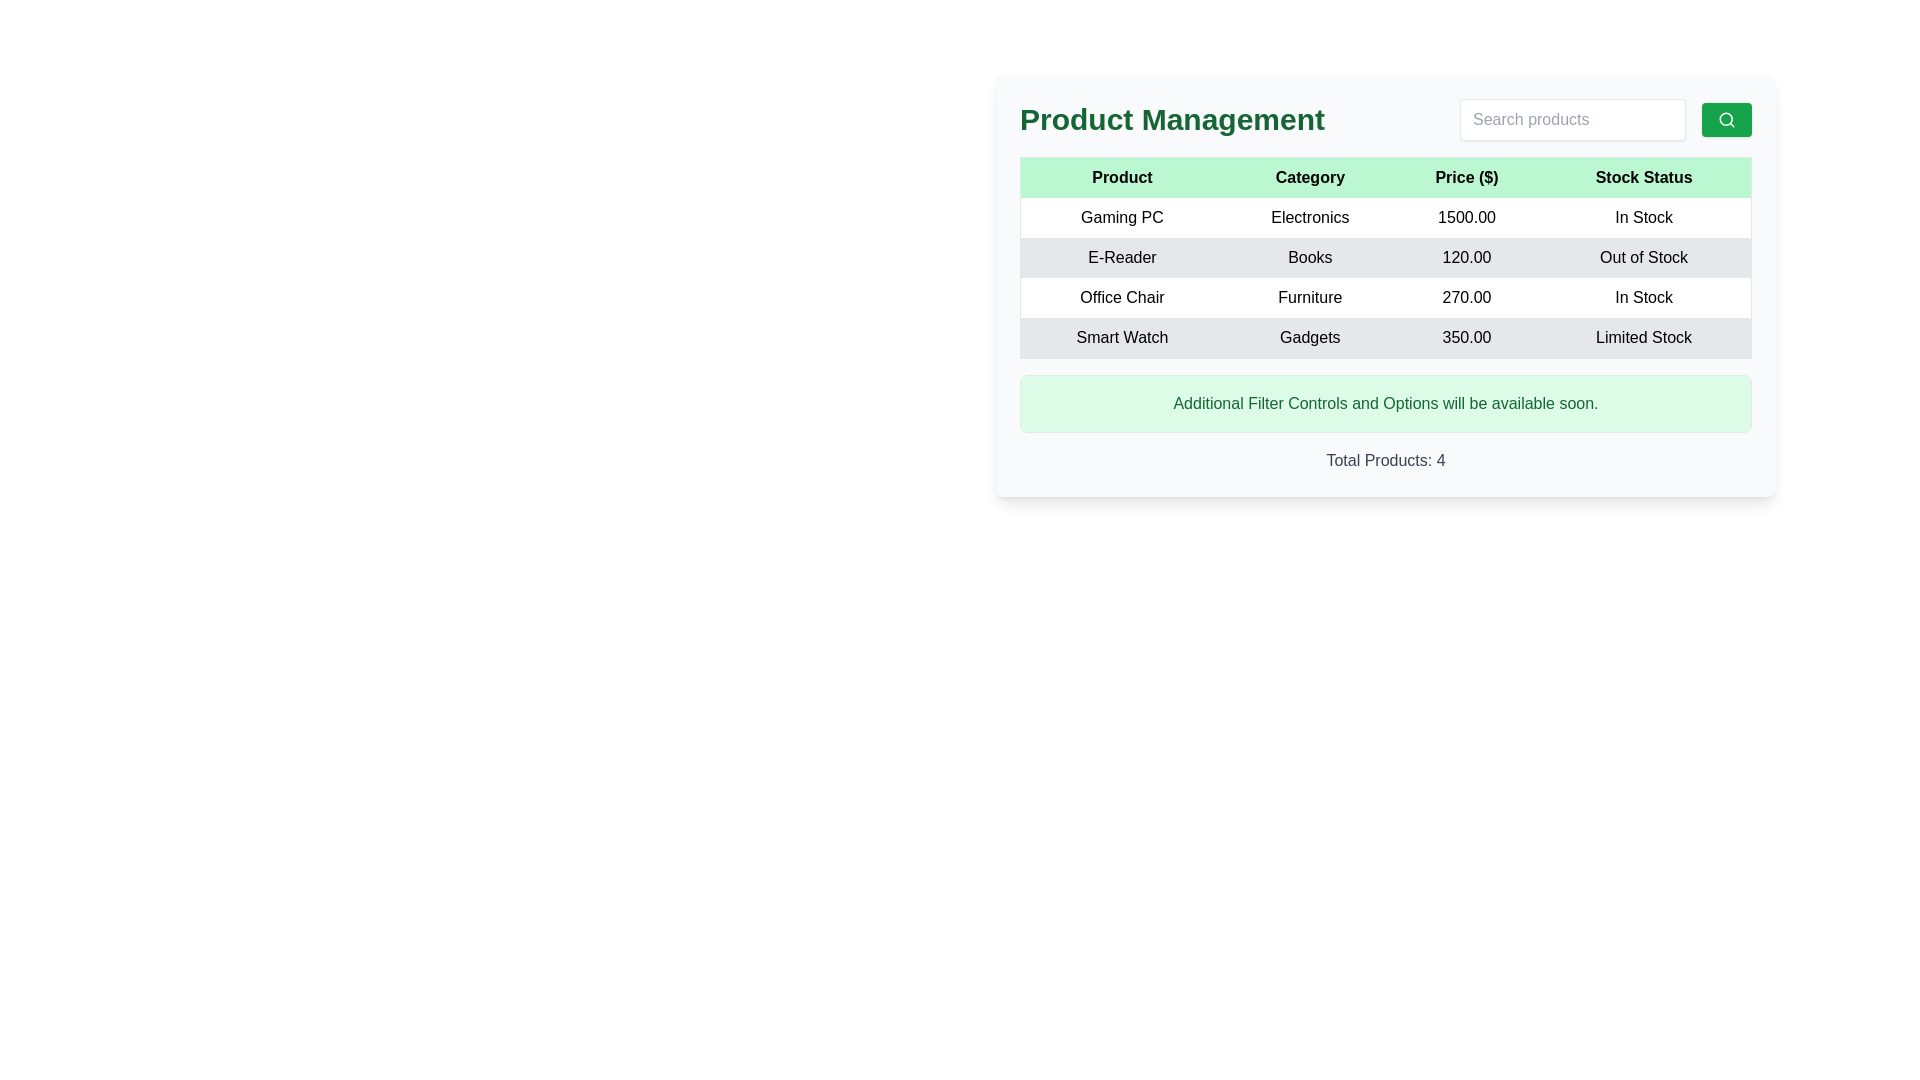 The height and width of the screenshot is (1080, 1920). What do you see at coordinates (1122, 257) in the screenshot?
I see `the static textual label displaying 'E-Reader' in the first cell of the second row under the 'Product' column in the table` at bounding box center [1122, 257].